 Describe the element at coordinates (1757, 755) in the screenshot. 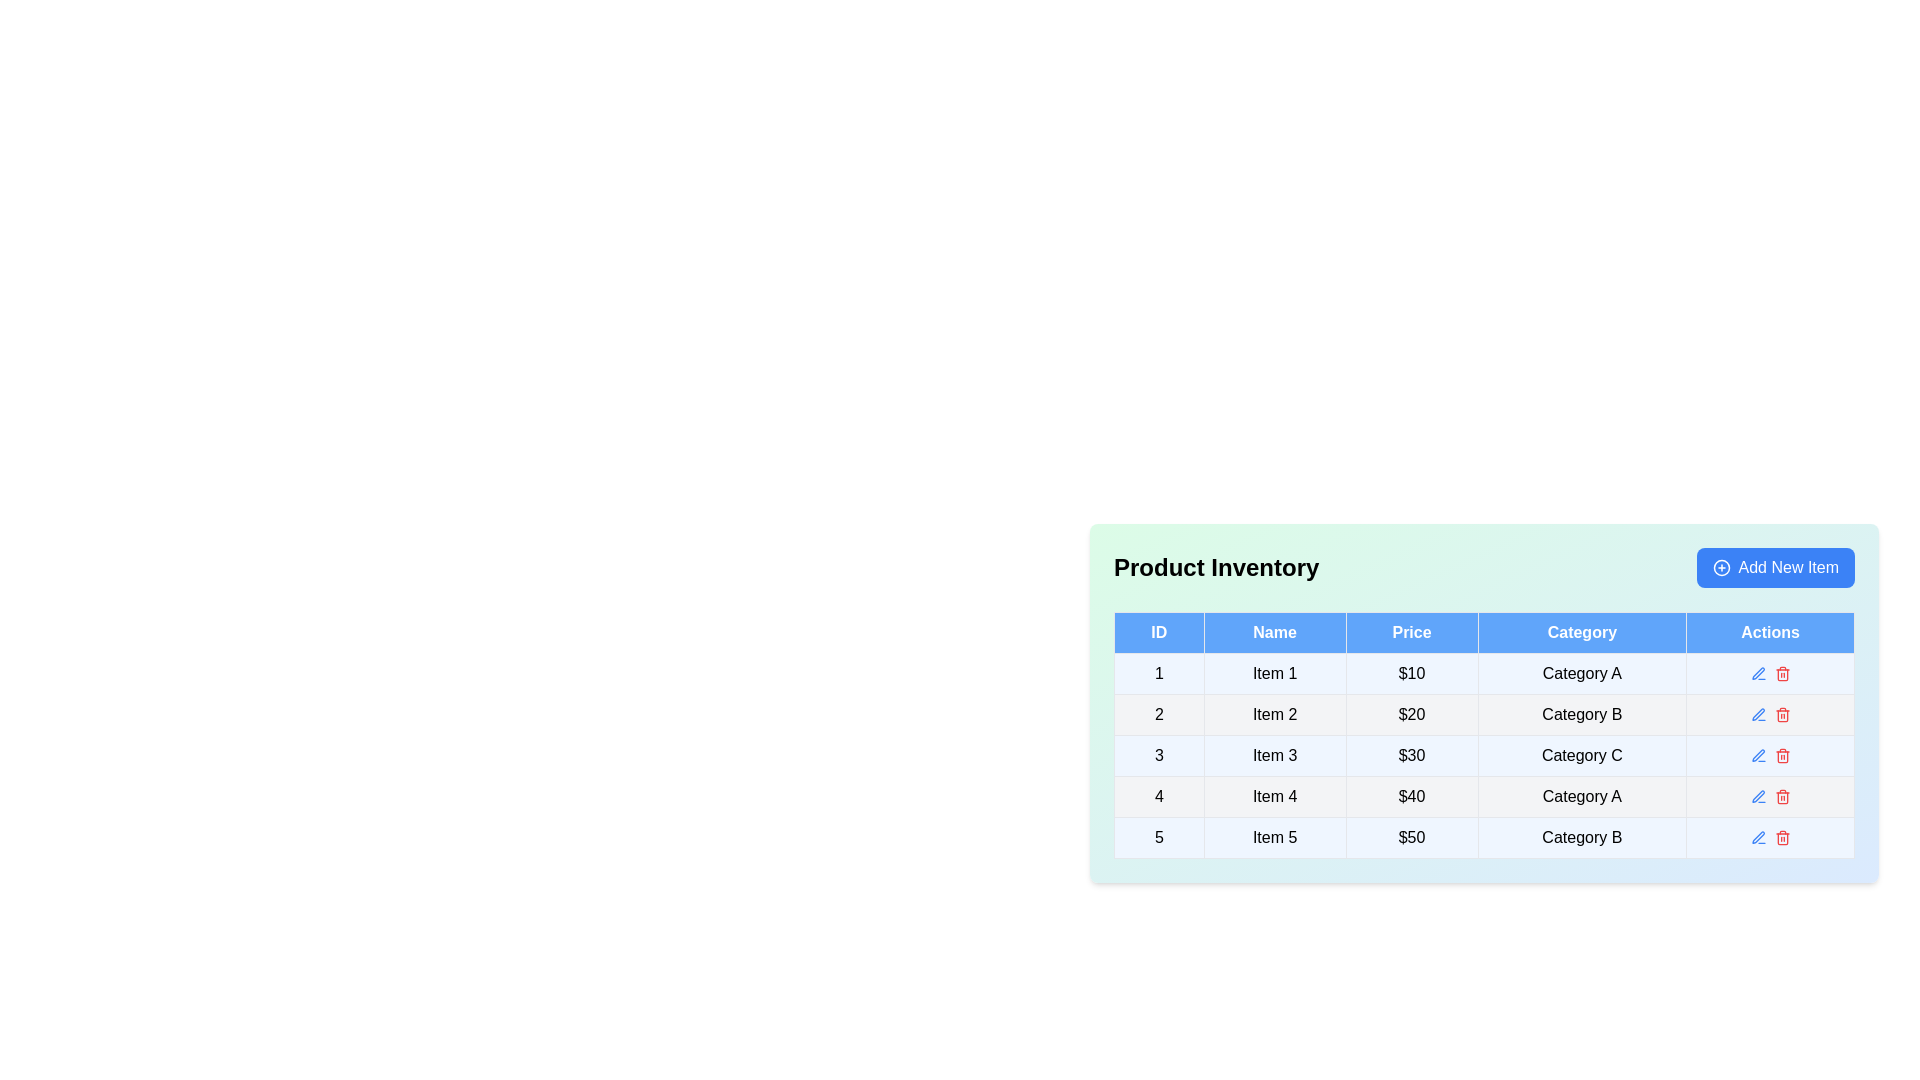

I see `the SVG Pen Edit Icon located in the 'Actions' column of the third row within the table` at that location.